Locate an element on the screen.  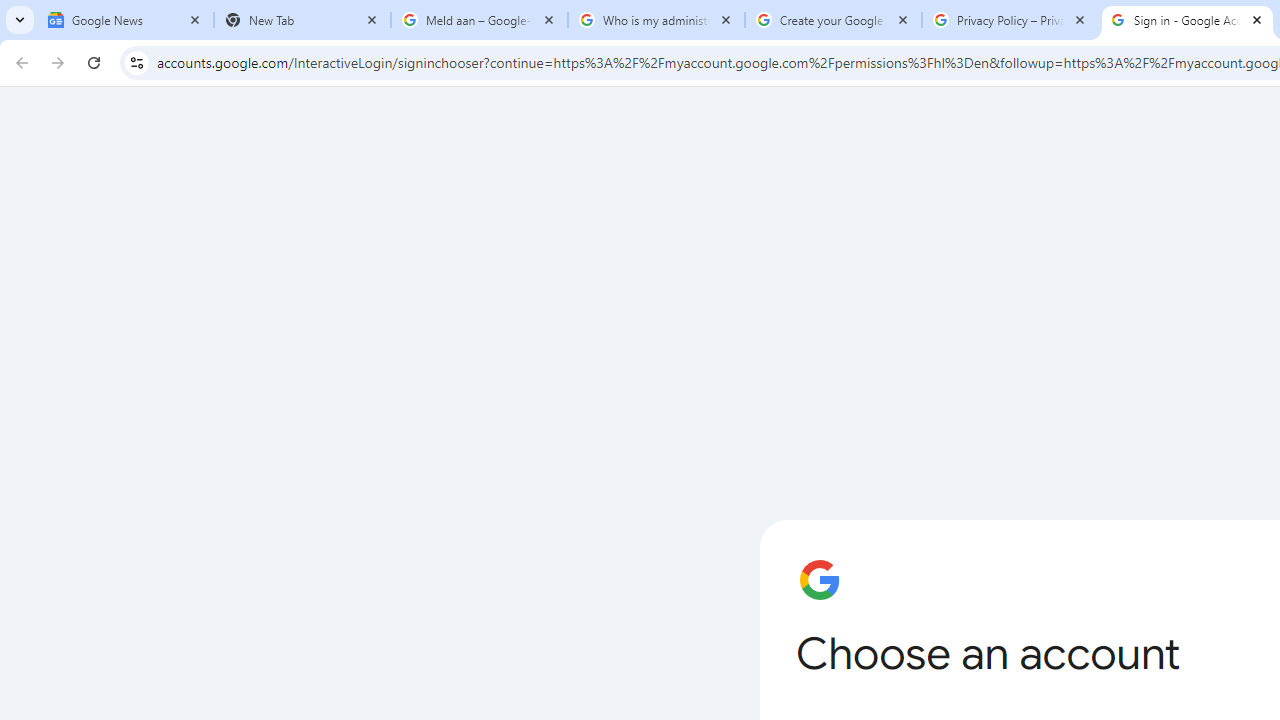
'Create your Google Account' is located at coordinates (833, 20).